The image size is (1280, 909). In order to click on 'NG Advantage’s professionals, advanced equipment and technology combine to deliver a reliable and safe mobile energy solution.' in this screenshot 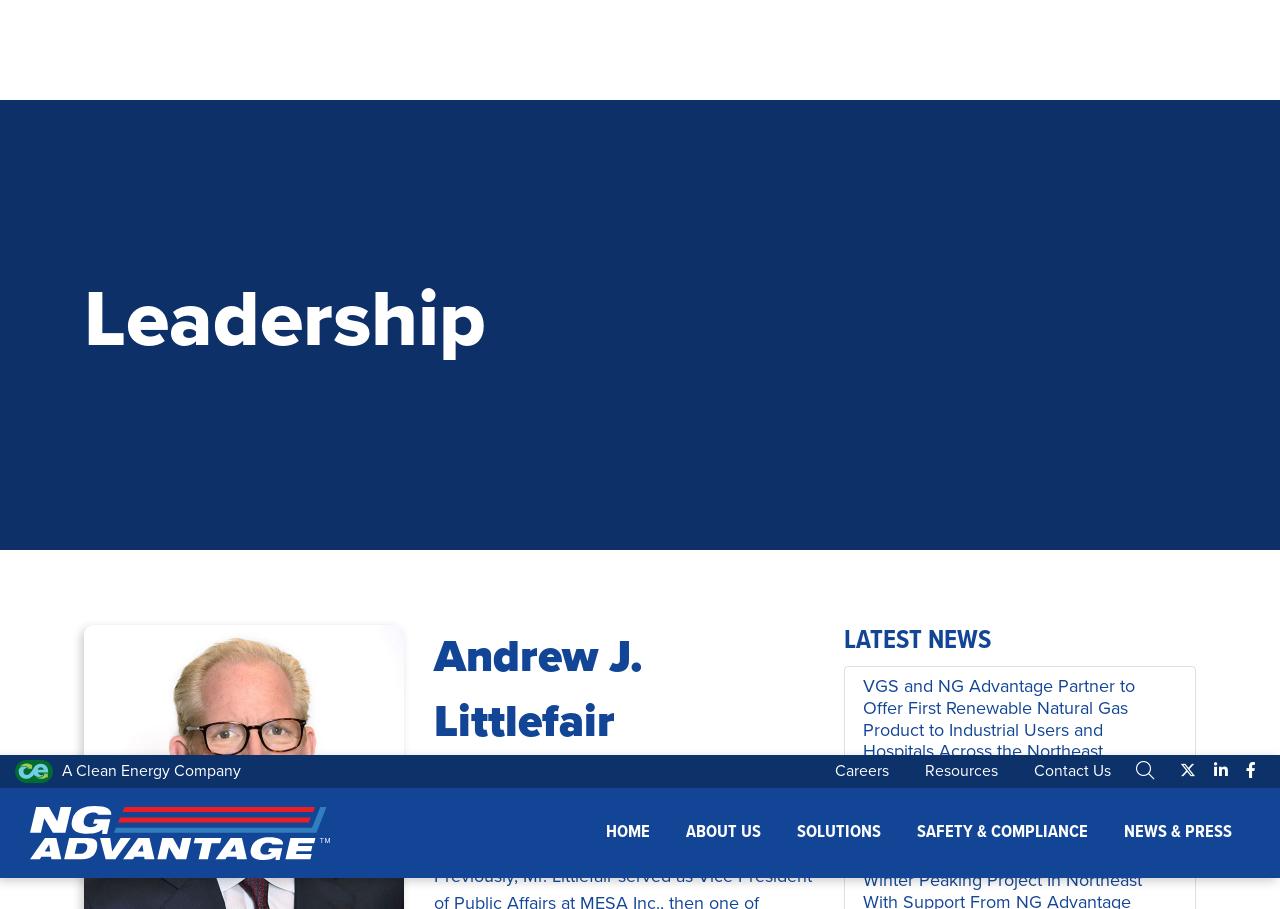, I will do `click(194, 779)`.